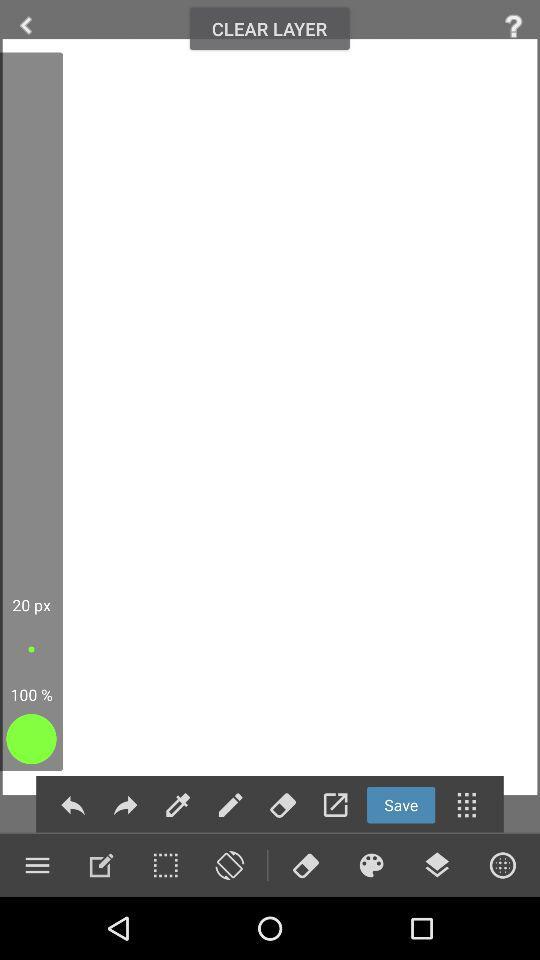 This screenshot has height=960, width=540. What do you see at coordinates (164, 864) in the screenshot?
I see `area tool` at bounding box center [164, 864].